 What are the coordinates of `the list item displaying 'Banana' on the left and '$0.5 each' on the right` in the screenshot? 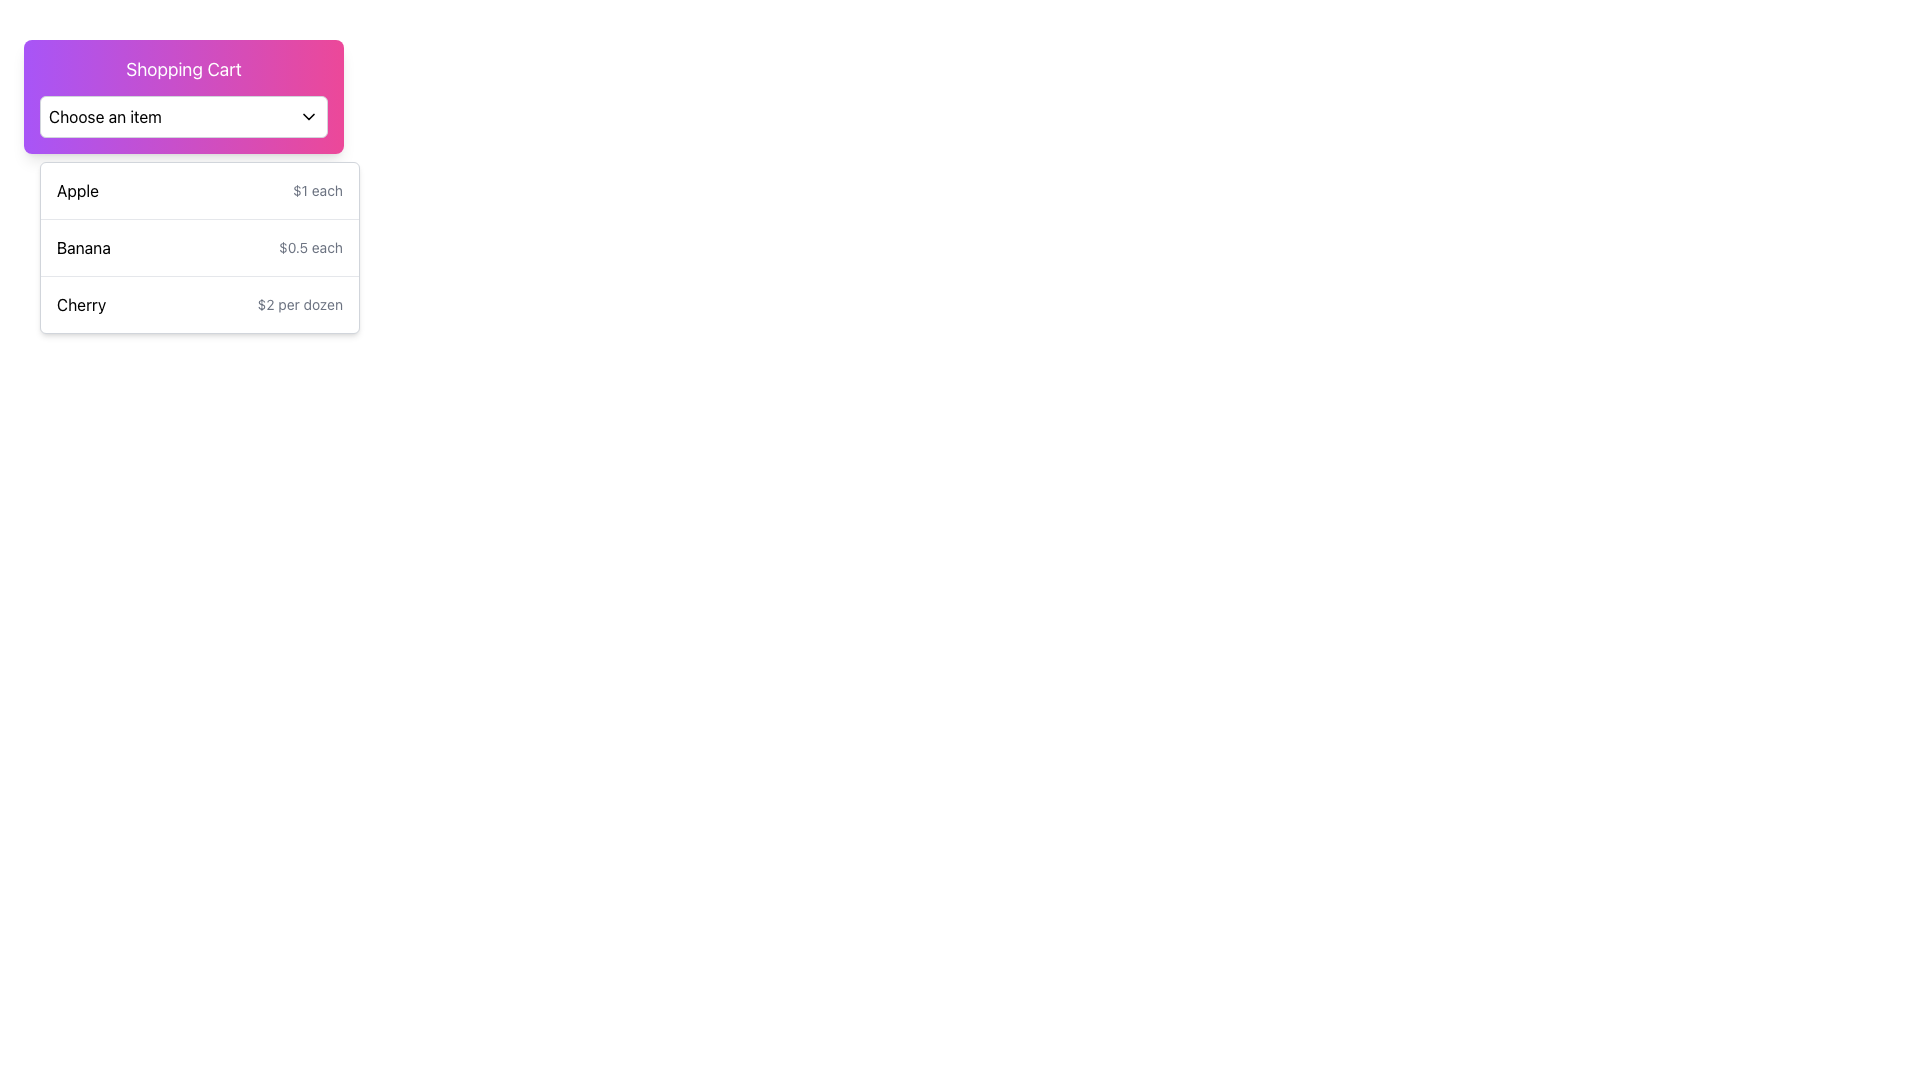 It's located at (200, 246).